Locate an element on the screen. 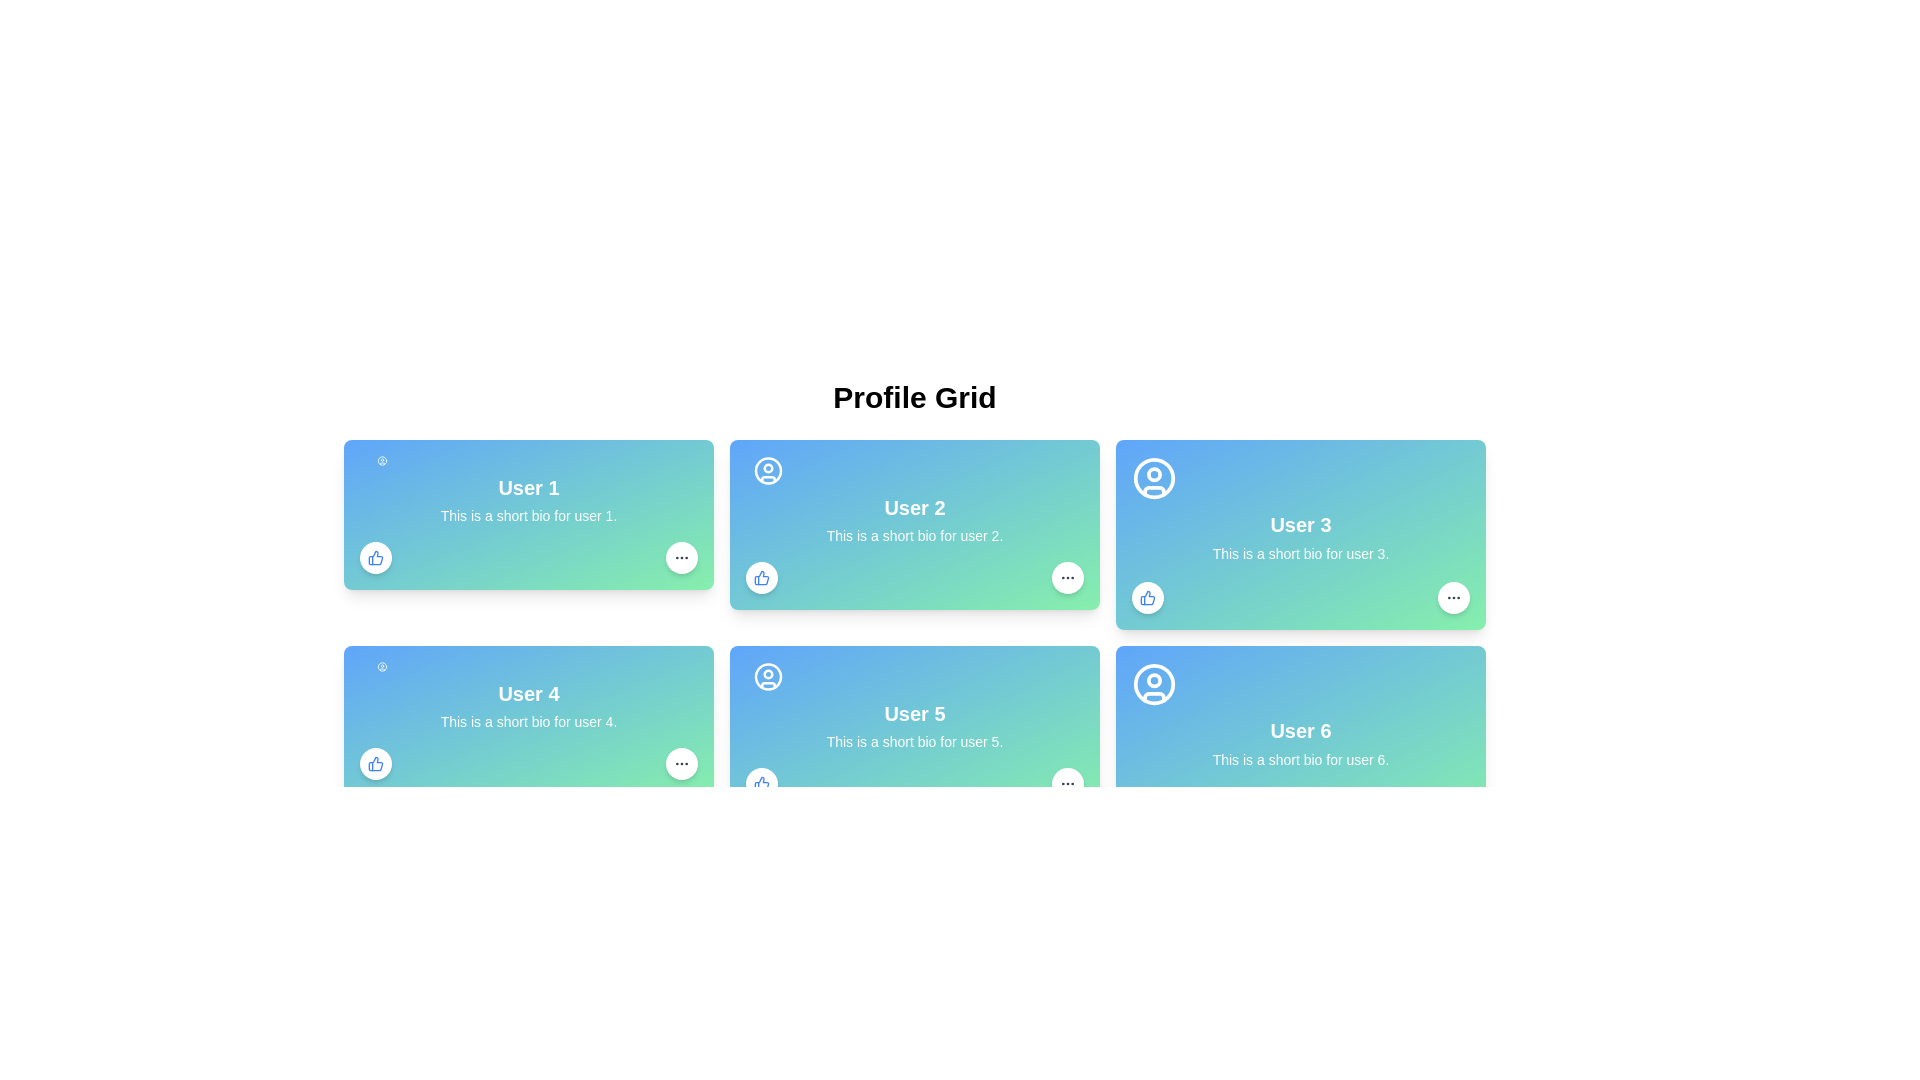 This screenshot has width=1920, height=1080. text label that identifies the user associated with the profile card, which is centrally aligned near the top of the sixth card in a 3x2 grid is located at coordinates (1300, 729).